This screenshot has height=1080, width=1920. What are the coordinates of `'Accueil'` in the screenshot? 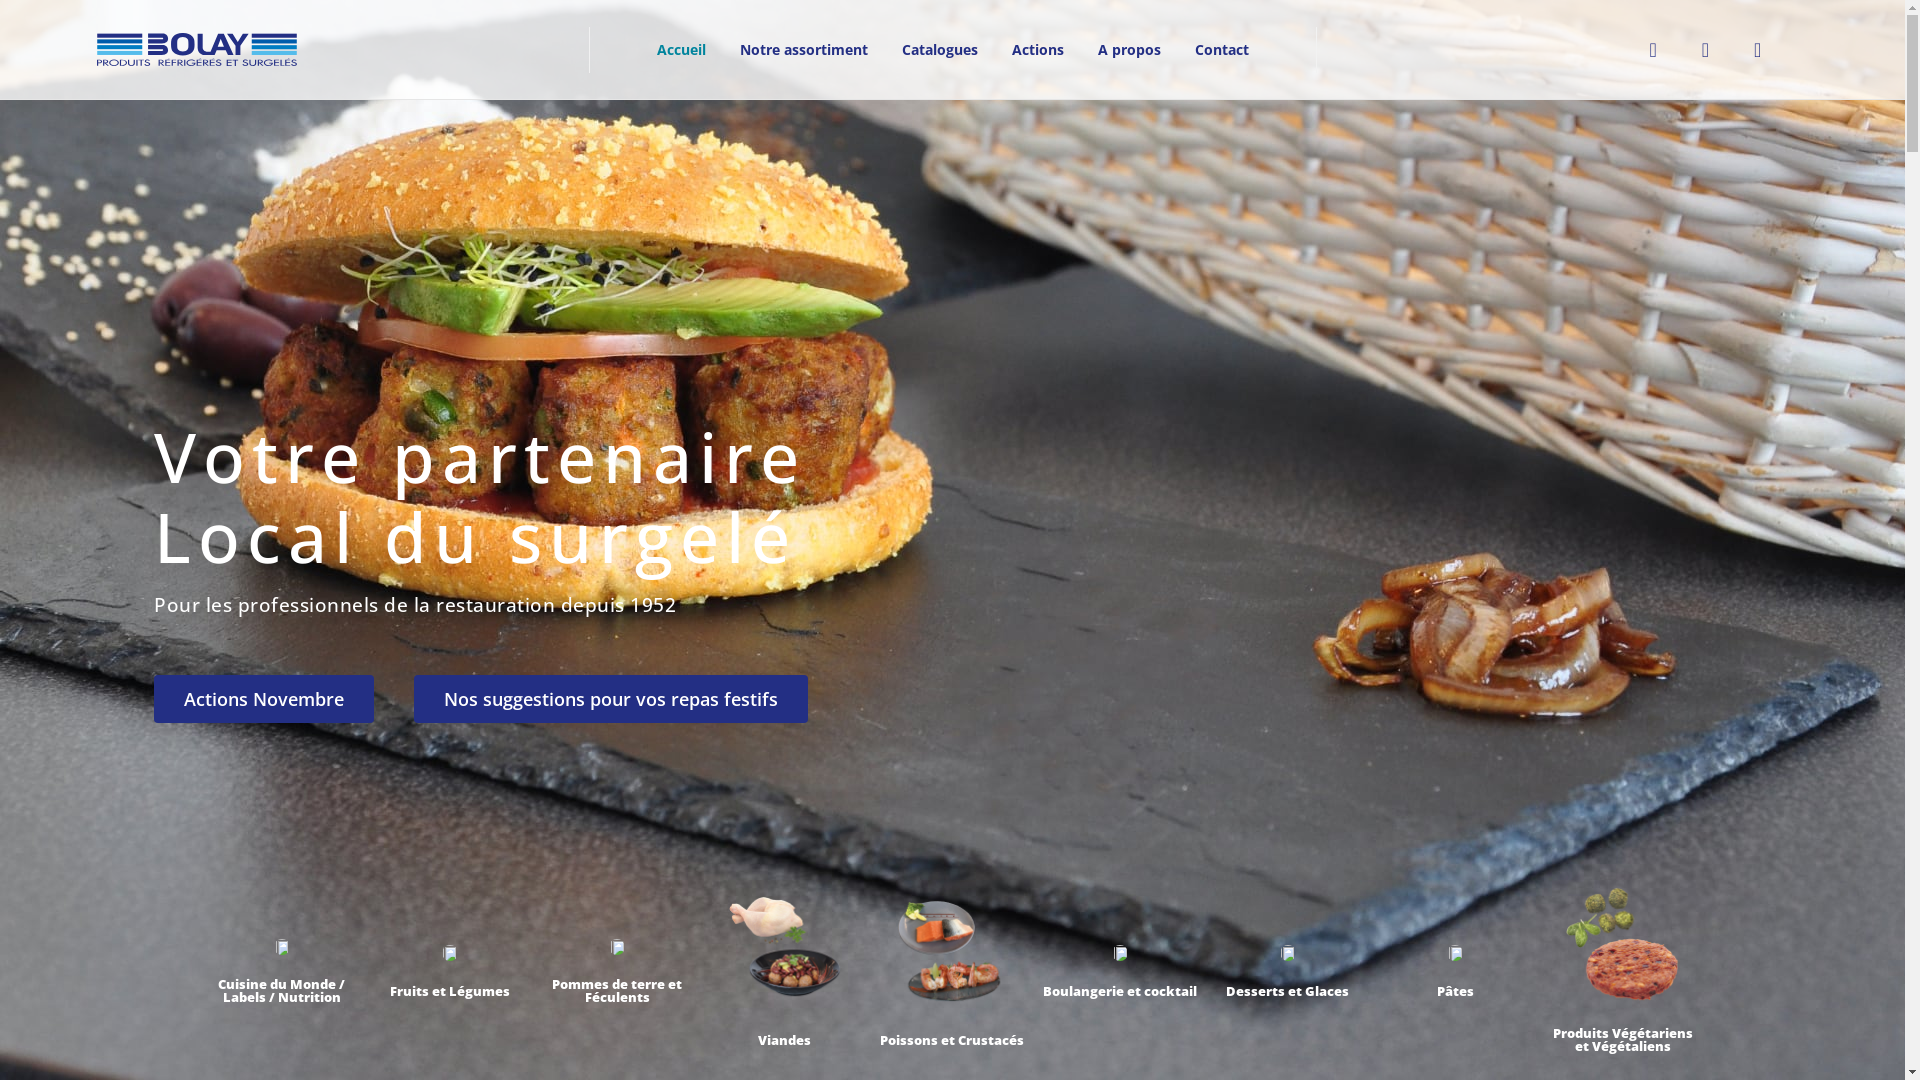 It's located at (681, 48).